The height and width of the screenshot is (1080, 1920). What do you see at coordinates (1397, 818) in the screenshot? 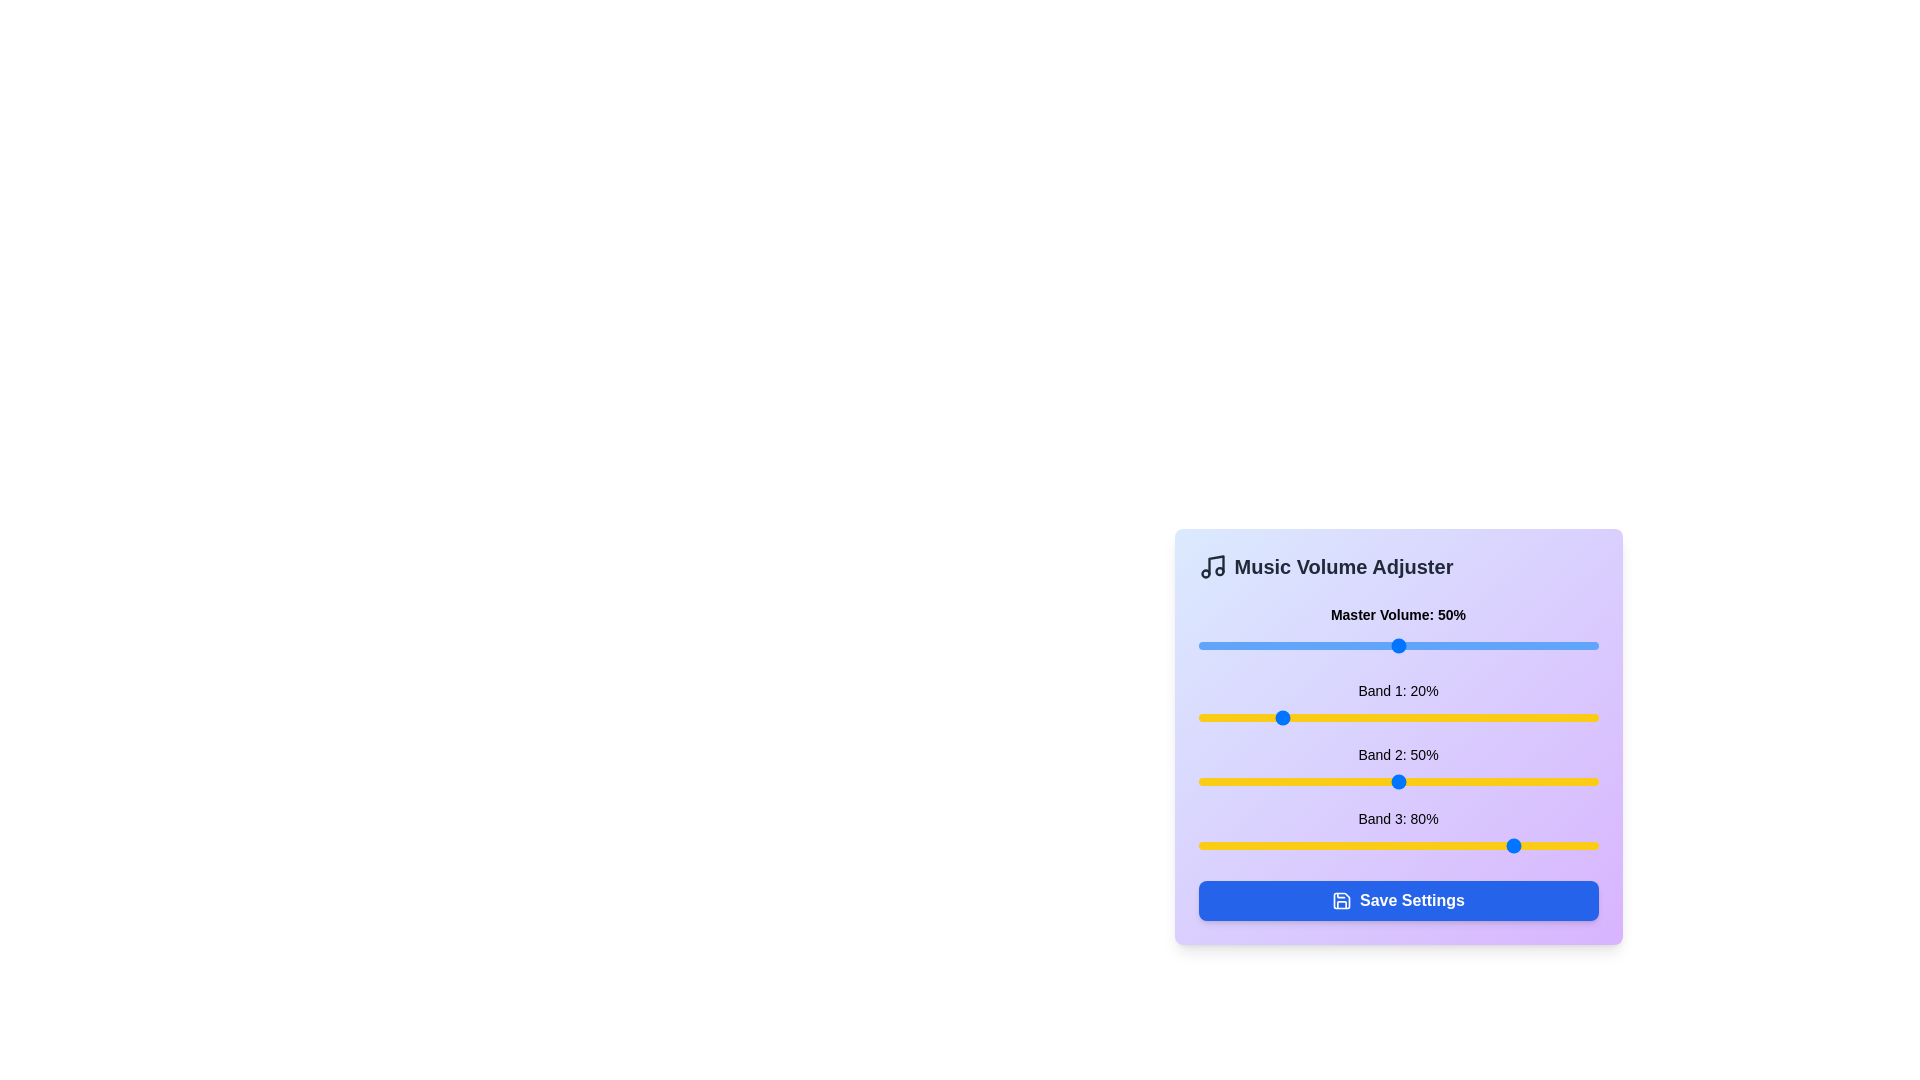
I see `the Text label displaying the current percentage value for Band 3, located above the yellow slider and below the Band 2 slider` at bounding box center [1397, 818].